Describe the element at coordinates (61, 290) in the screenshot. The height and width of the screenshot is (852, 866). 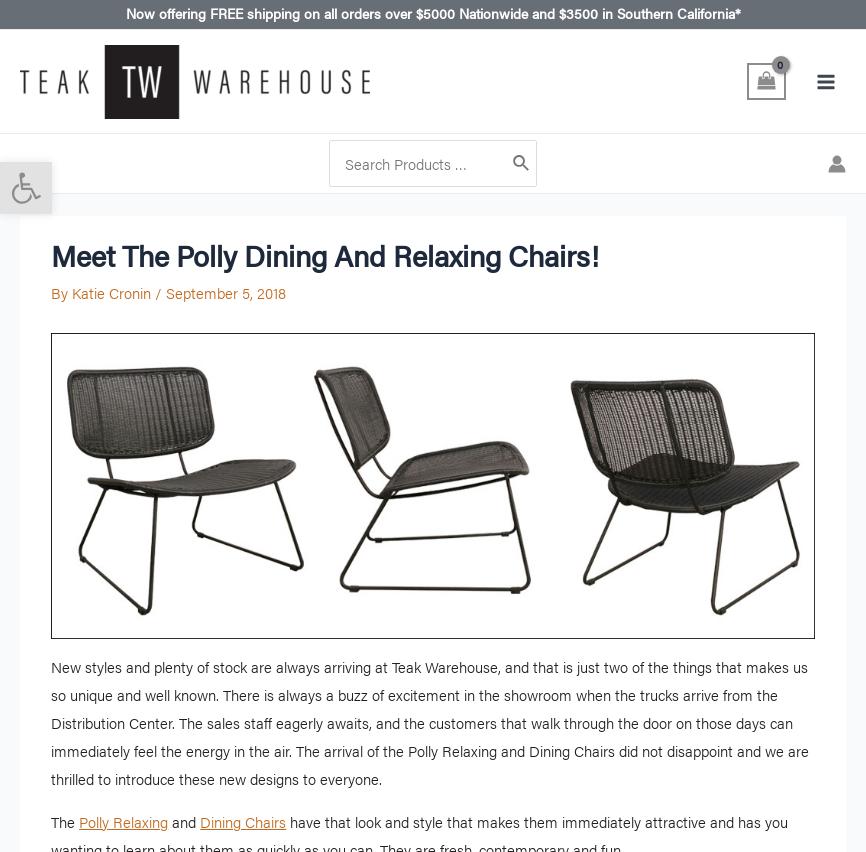
I see `'By'` at that location.